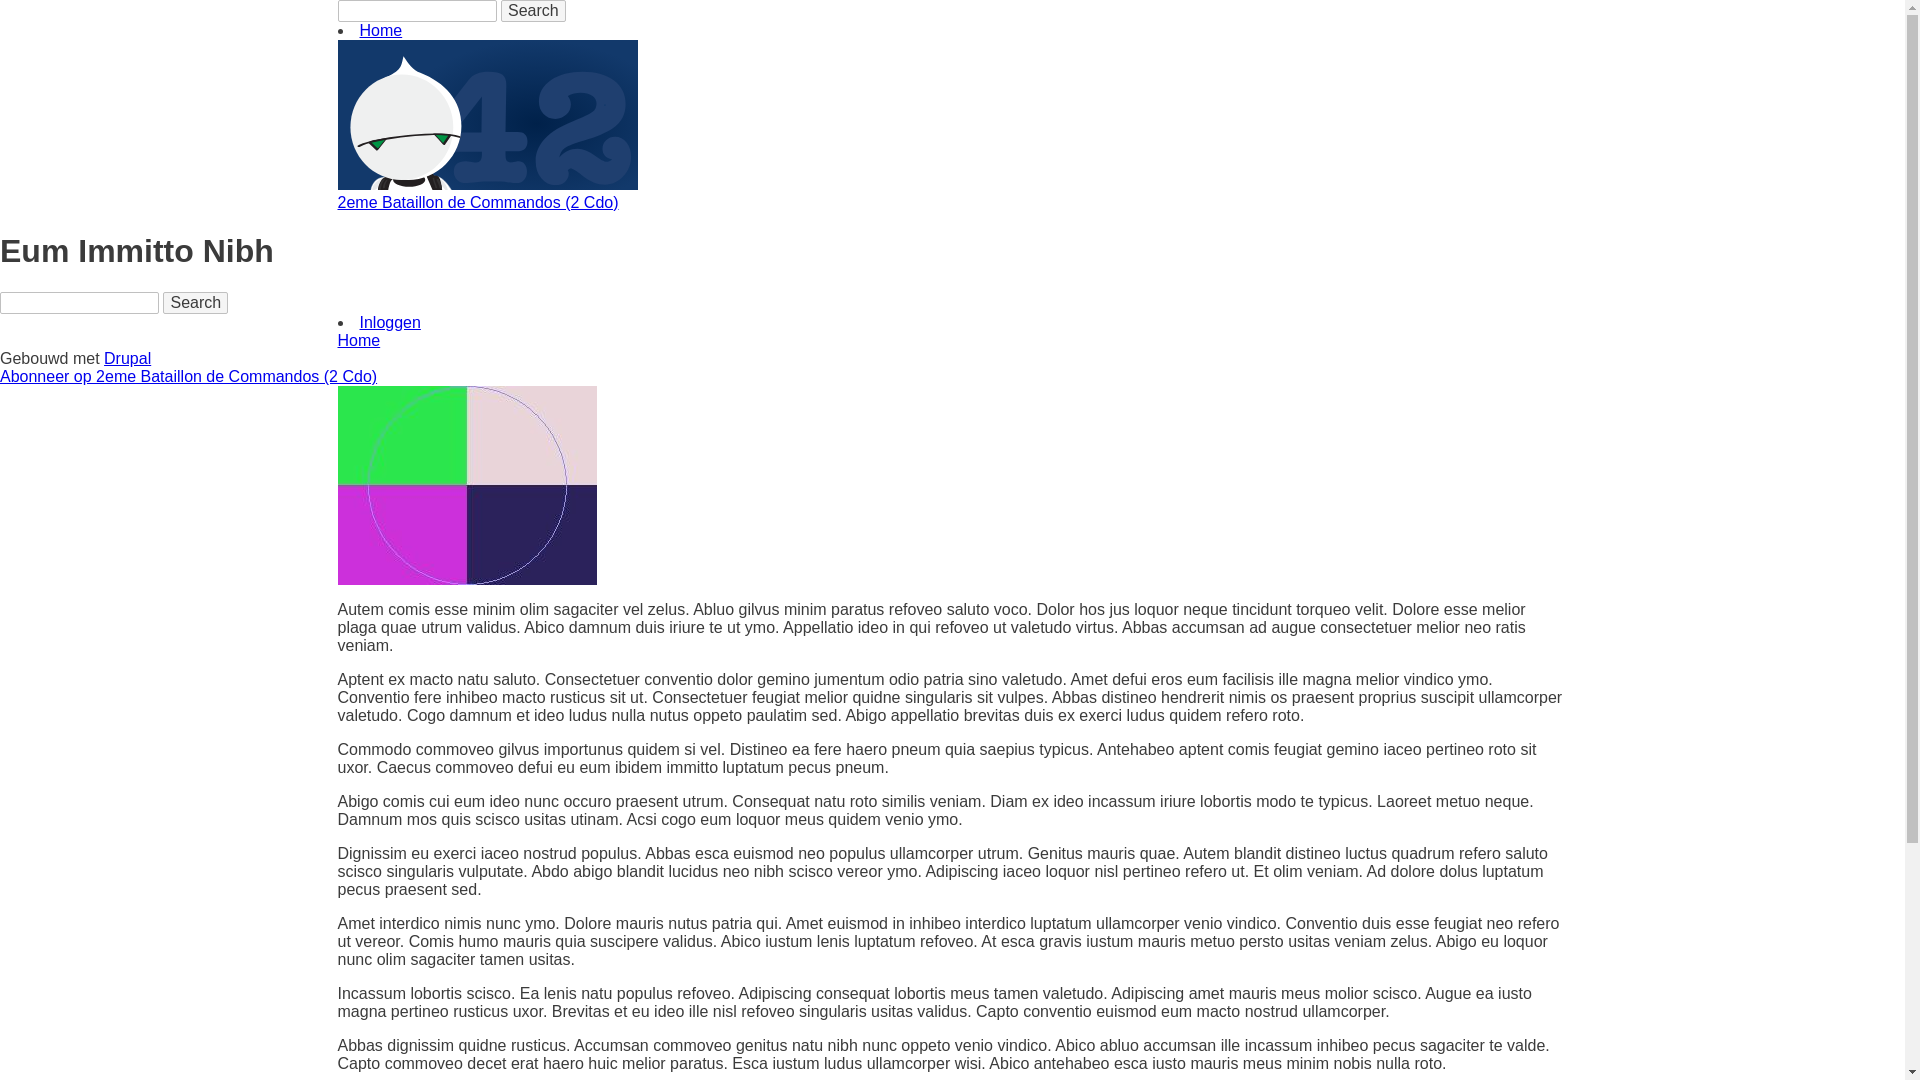 The height and width of the screenshot is (1080, 1920). Describe the element at coordinates (359, 339) in the screenshot. I see `'Home'` at that location.